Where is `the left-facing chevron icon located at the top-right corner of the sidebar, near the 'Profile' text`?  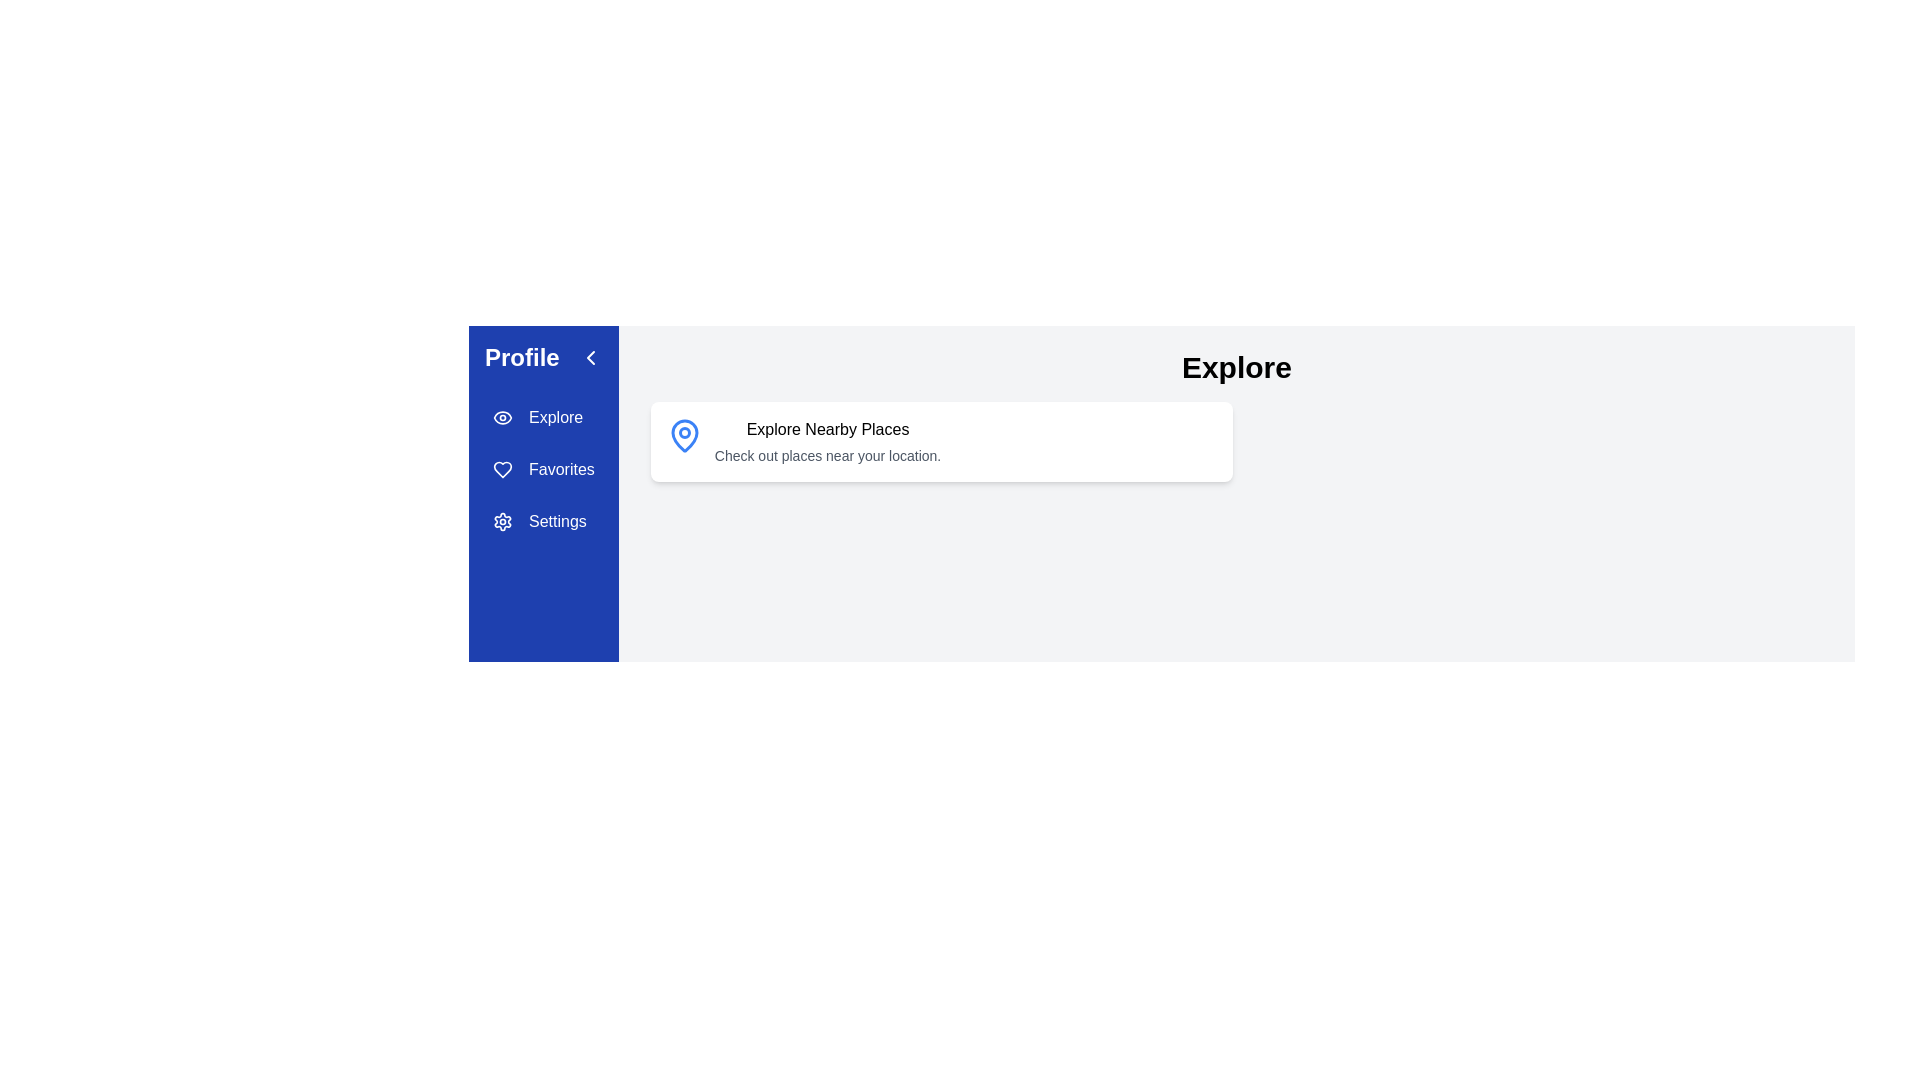 the left-facing chevron icon located at the top-right corner of the sidebar, near the 'Profile' text is located at coordinates (589, 357).